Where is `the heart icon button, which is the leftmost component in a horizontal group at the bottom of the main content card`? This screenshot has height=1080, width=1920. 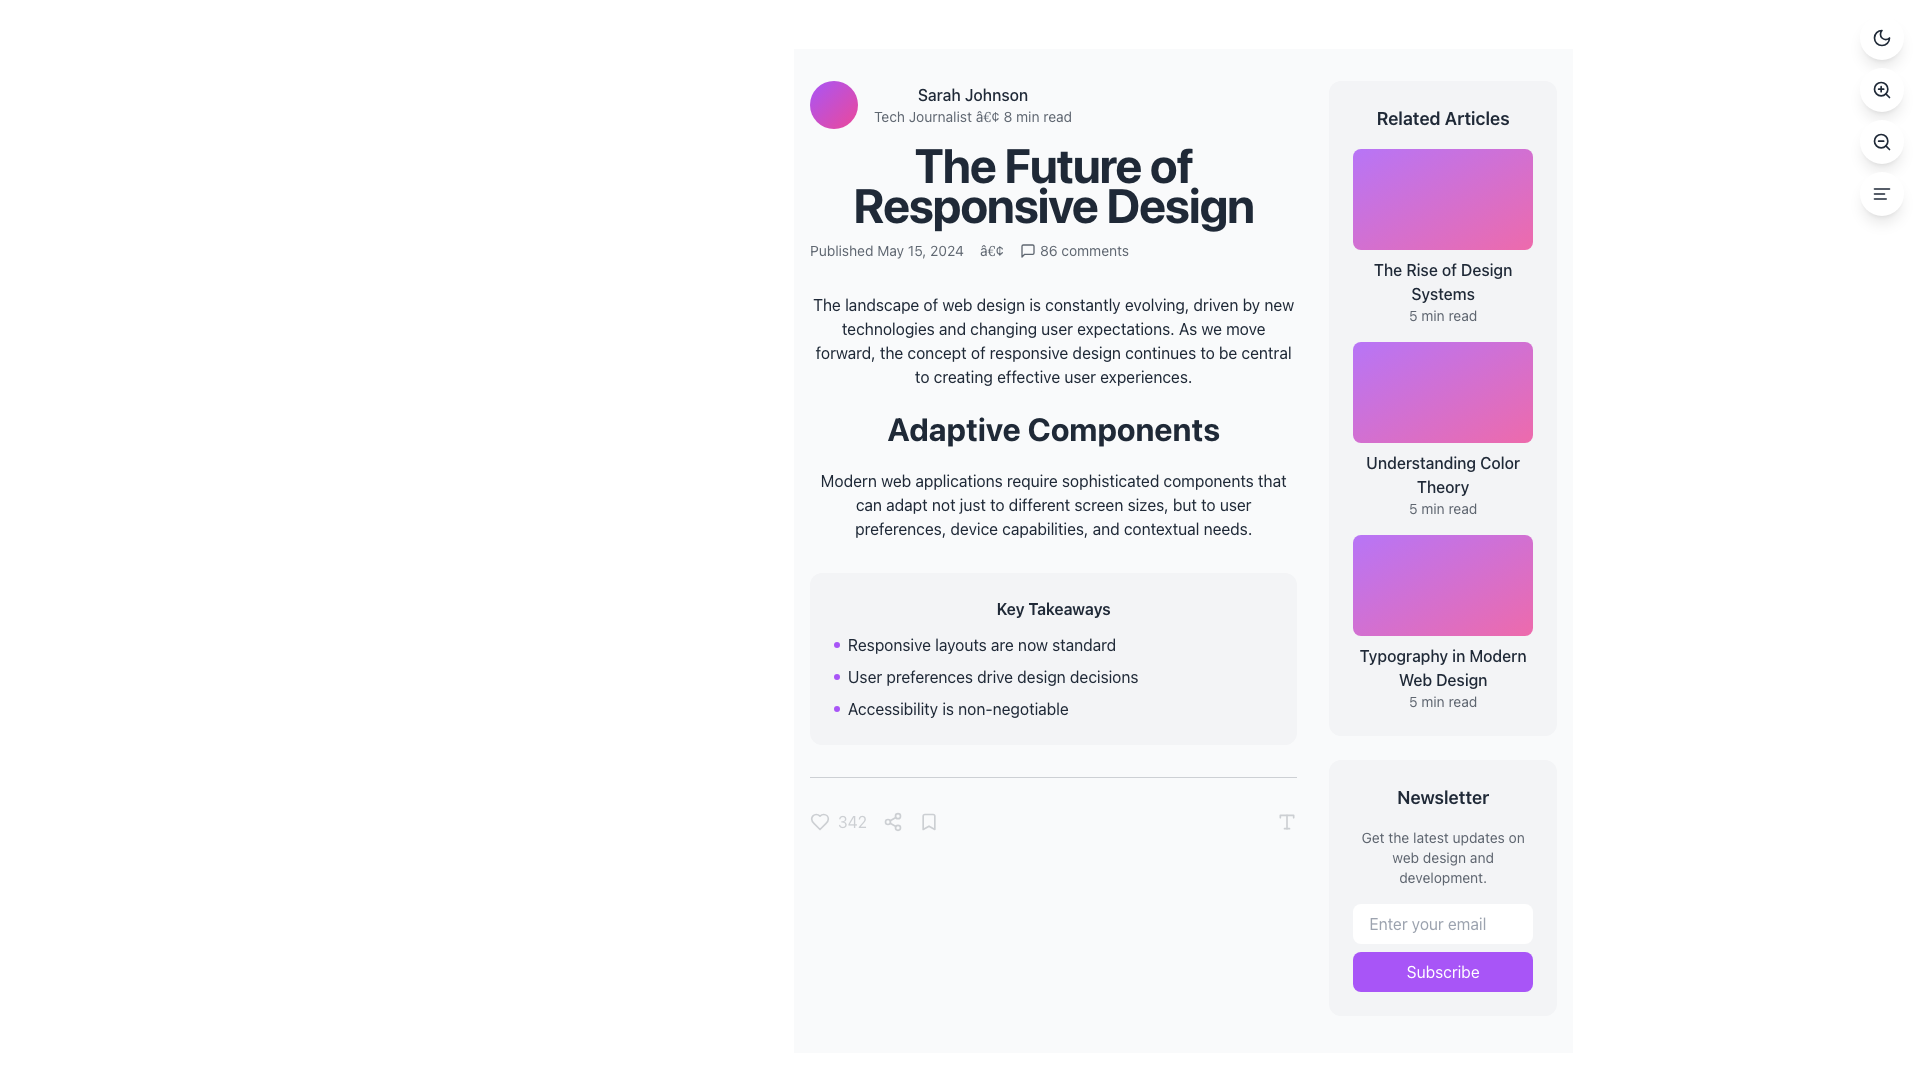 the heart icon button, which is the leftmost component in a horizontal group at the bottom of the main content card is located at coordinates (820, 821).